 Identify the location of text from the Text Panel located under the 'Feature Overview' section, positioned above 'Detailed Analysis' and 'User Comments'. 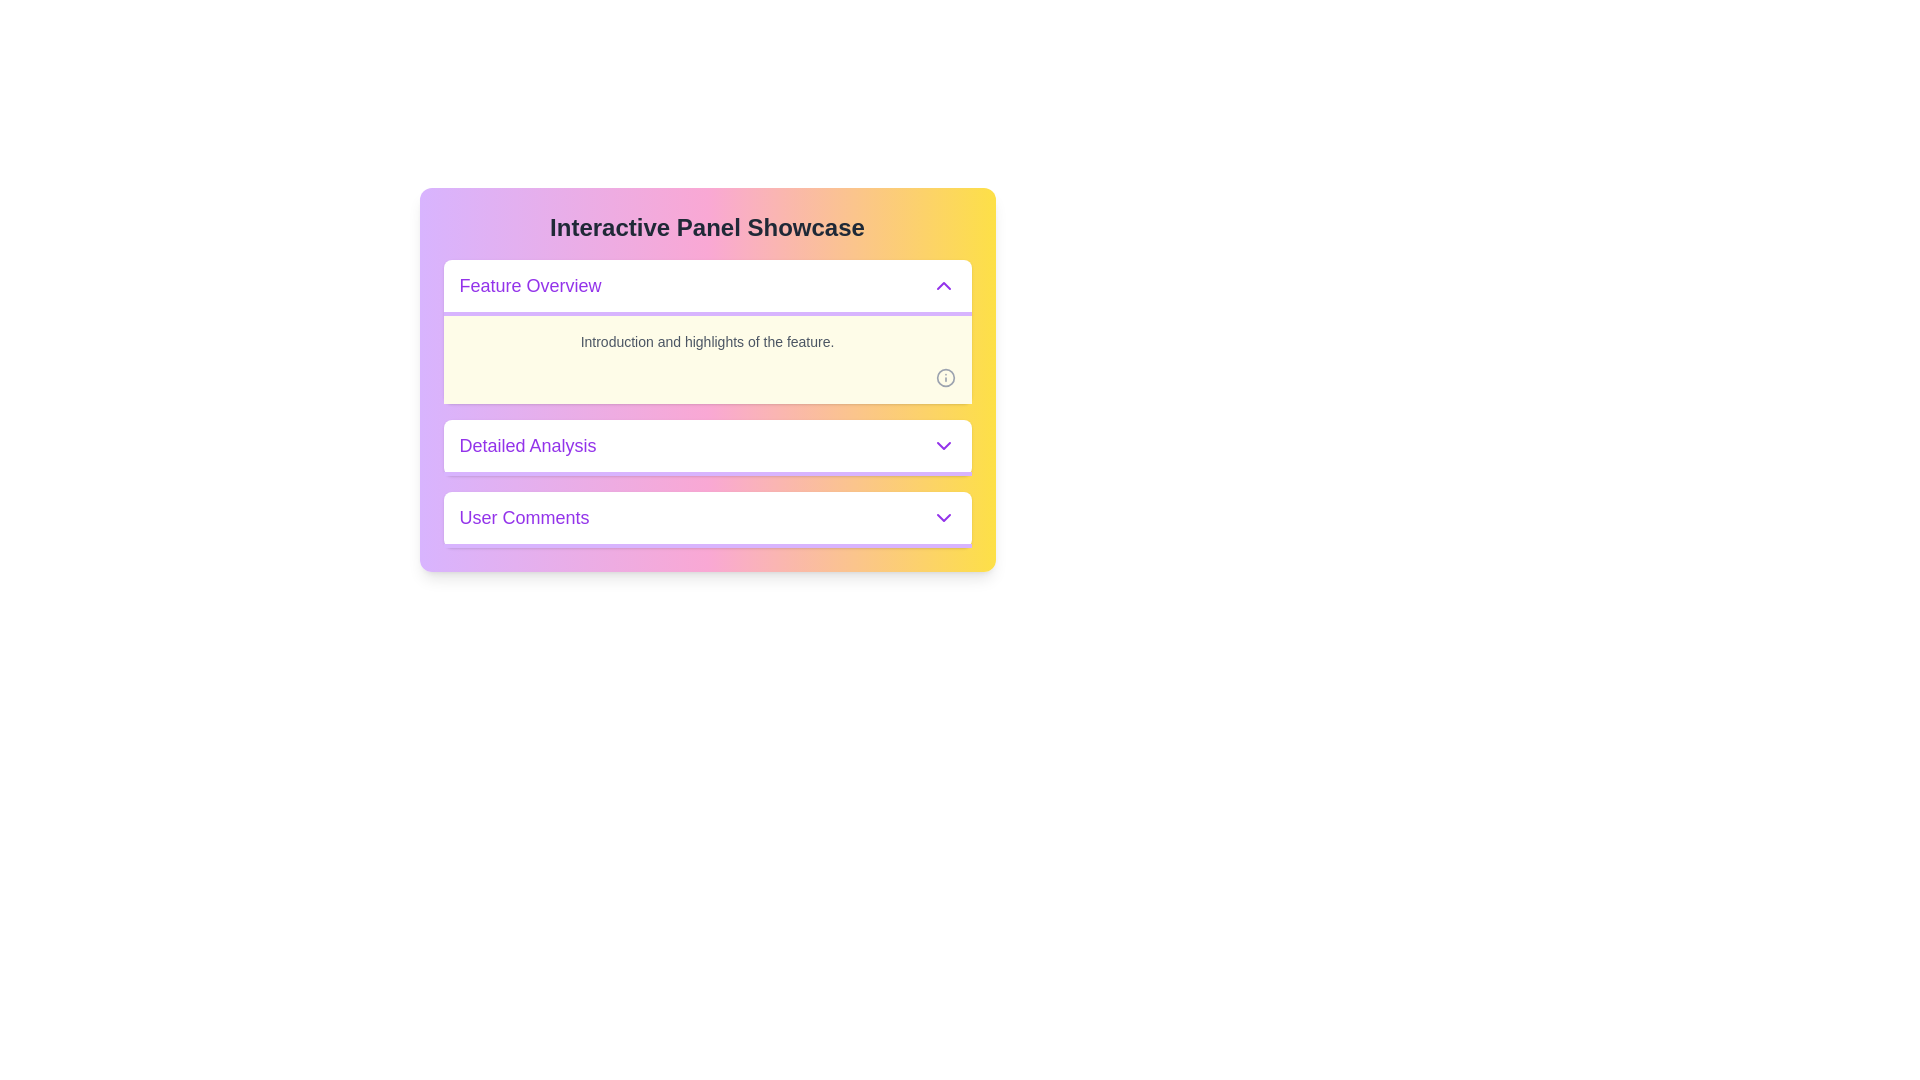
(707, 330).